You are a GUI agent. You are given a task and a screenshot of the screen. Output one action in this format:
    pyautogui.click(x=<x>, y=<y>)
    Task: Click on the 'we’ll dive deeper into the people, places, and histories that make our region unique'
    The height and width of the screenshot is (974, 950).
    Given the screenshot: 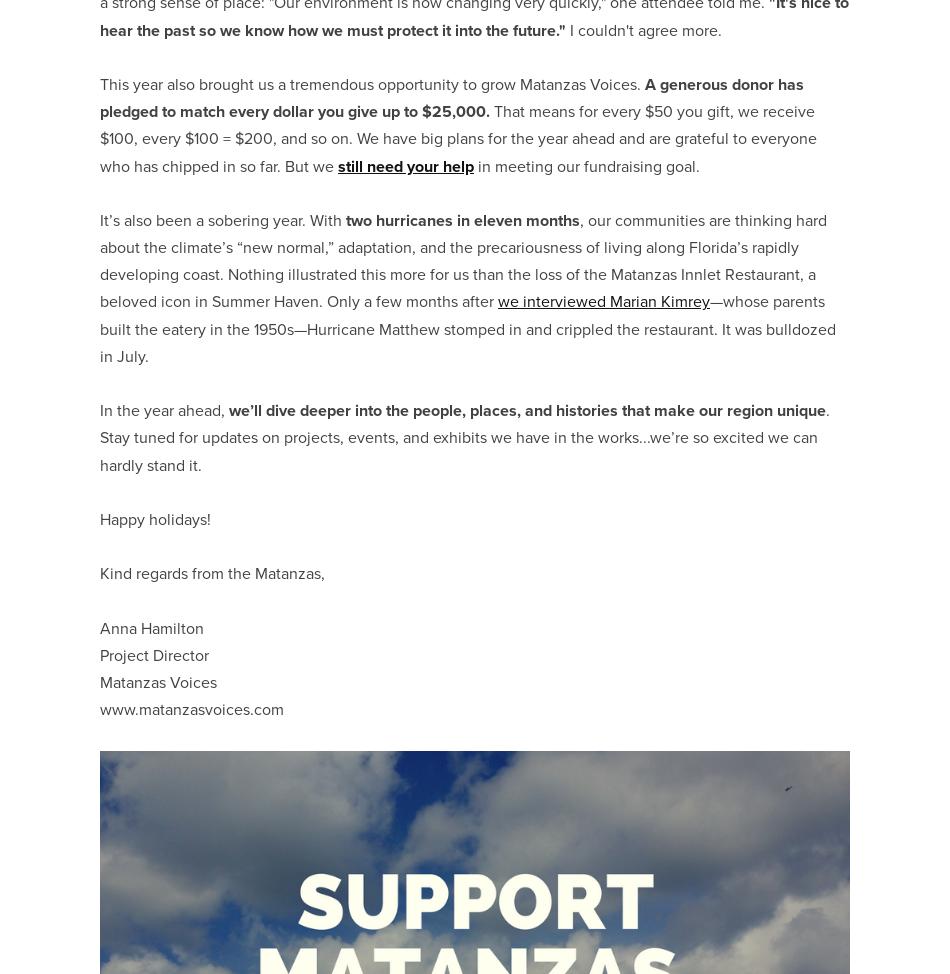 What is the action you would take?
    pyautogui.click(x=527, y=409)
    